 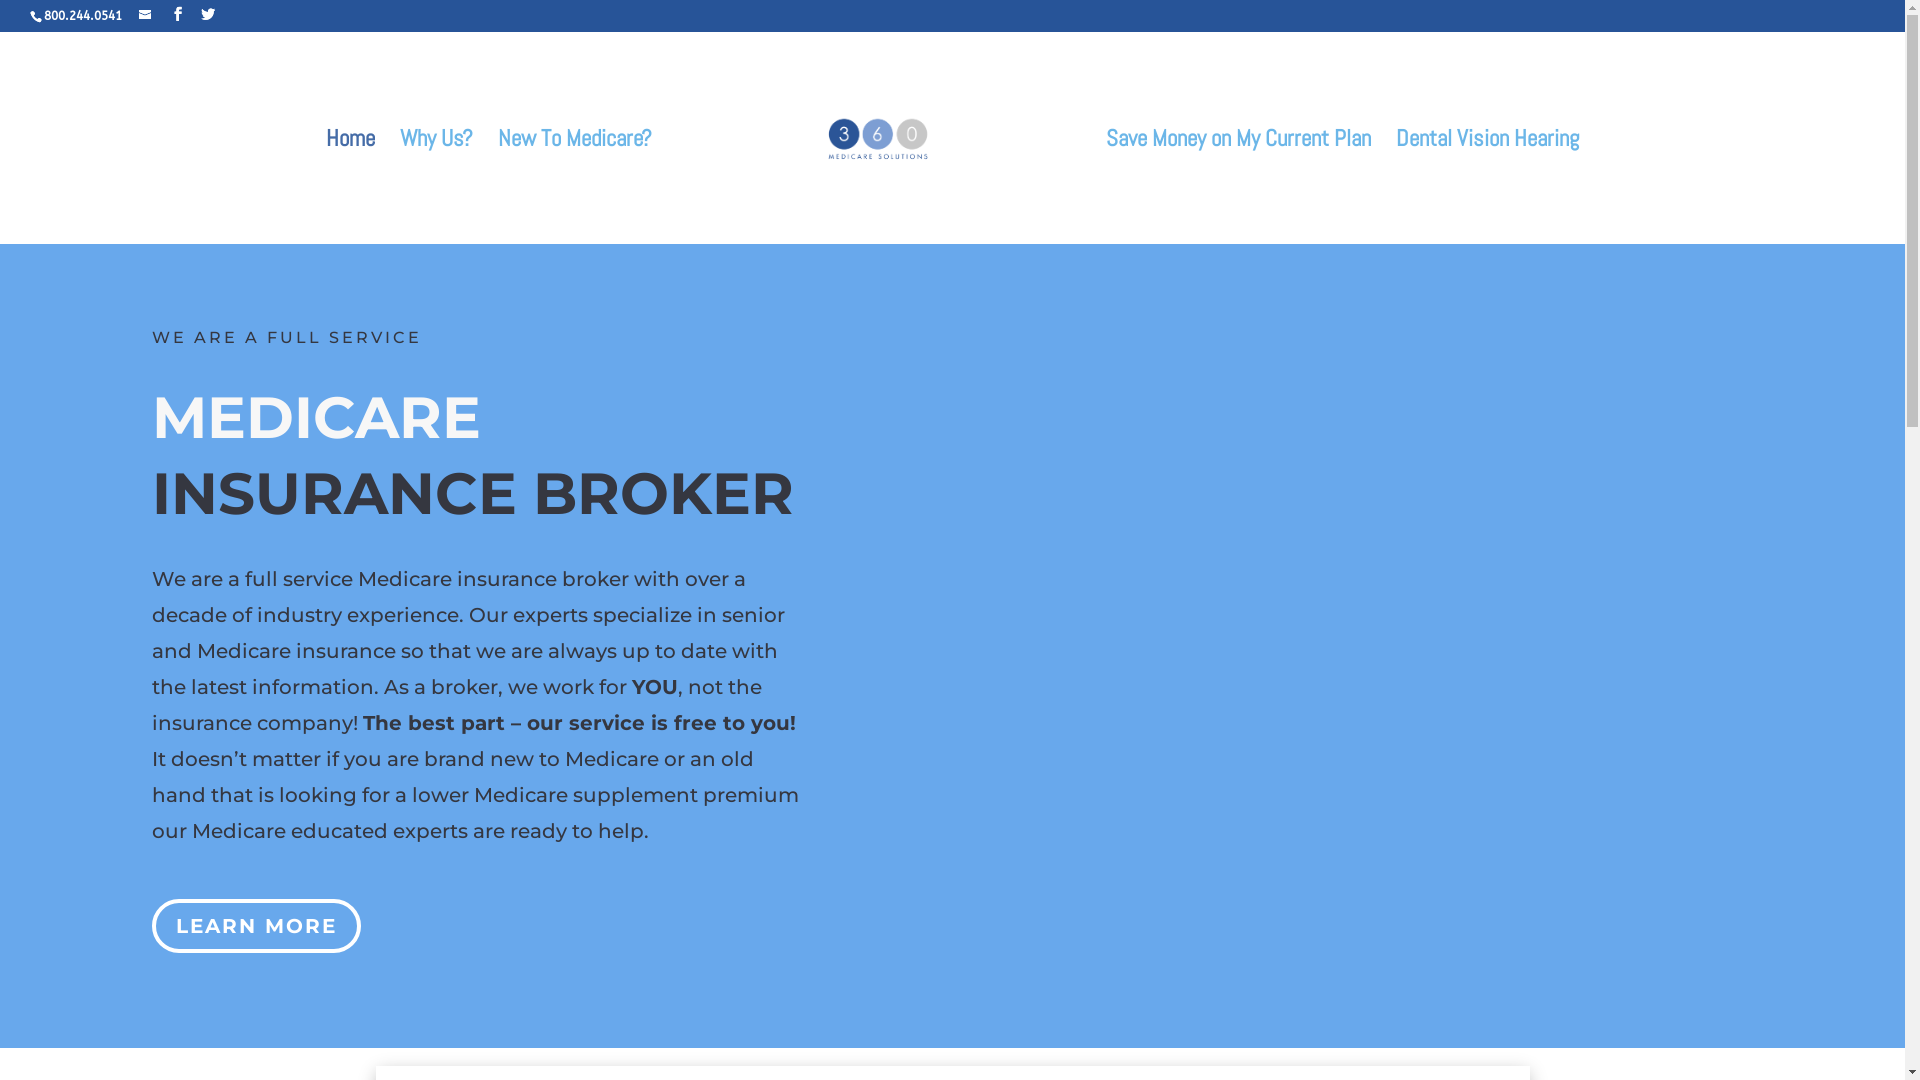 What do you see at coordinates (435, 187) in the screenshot?
I see `'Why Us?'` at bounding box center [435, 187].